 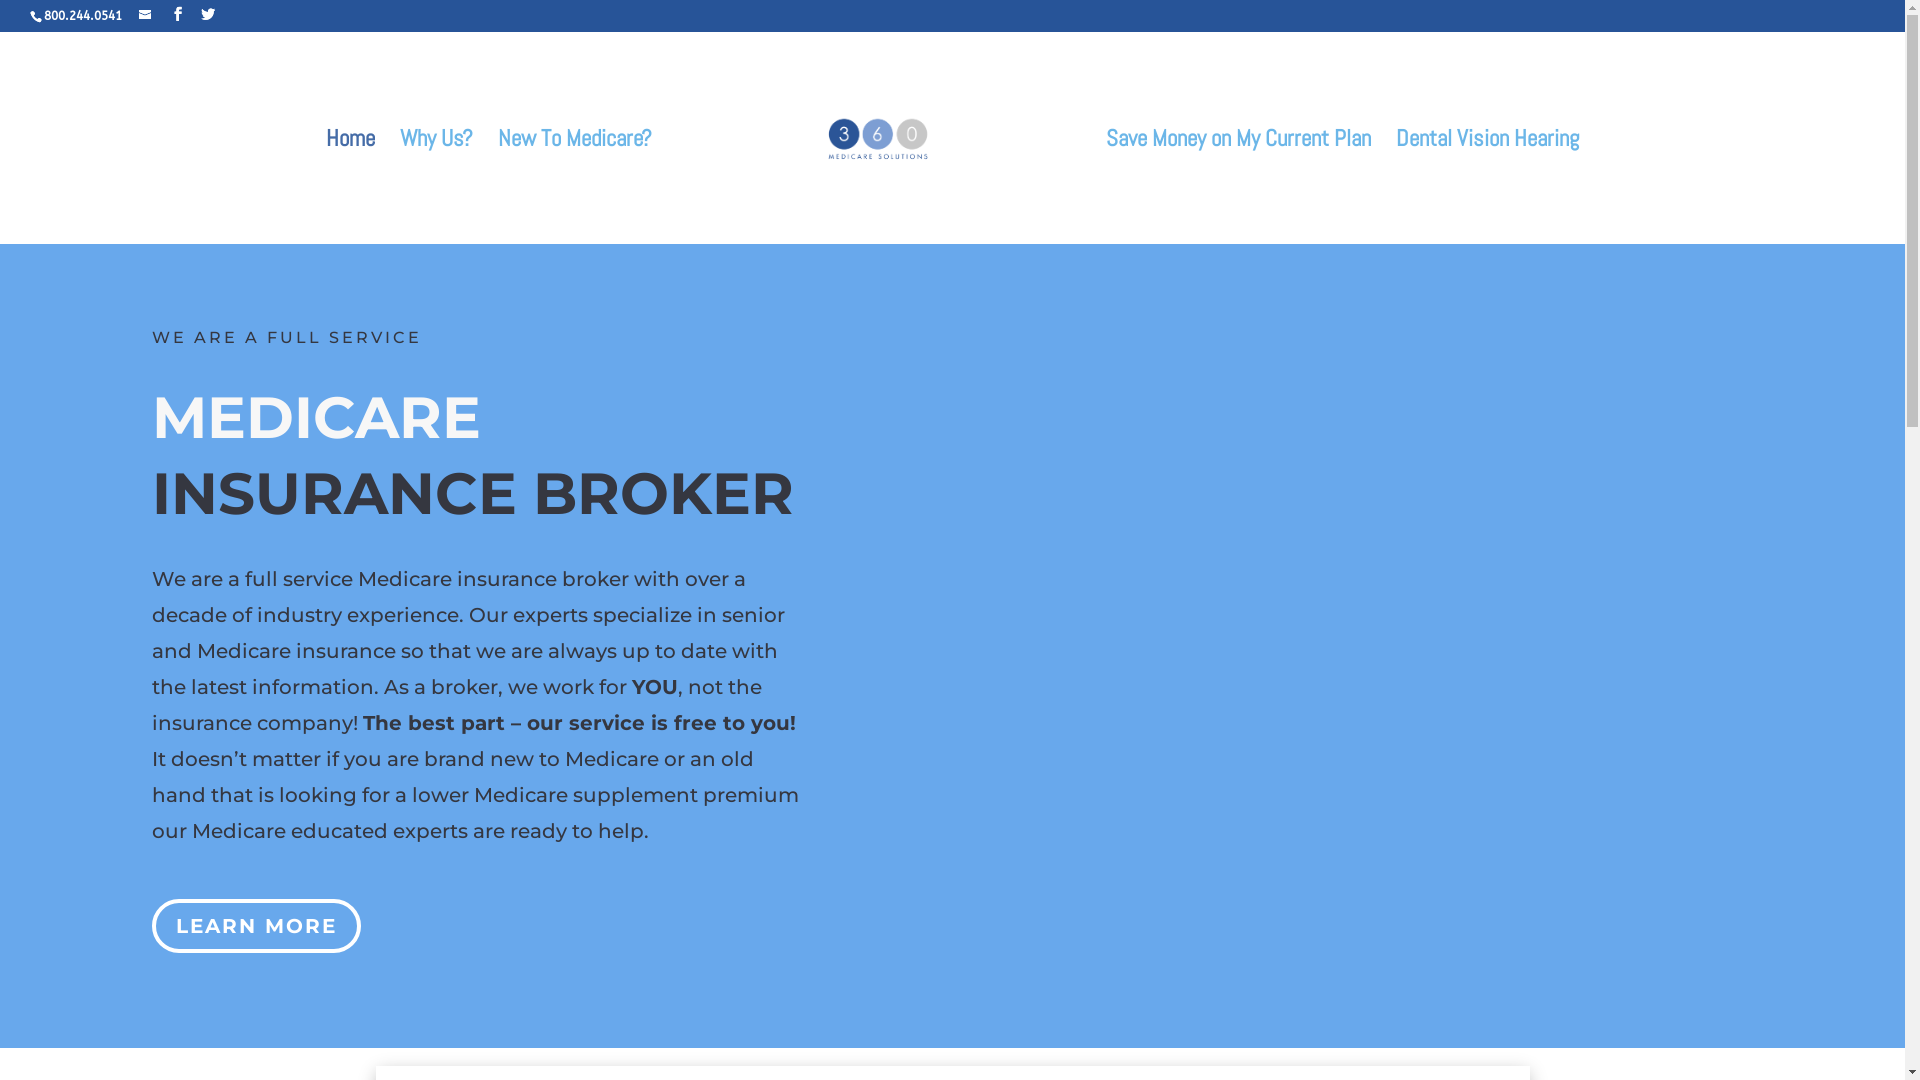 What do you see at coordinates (435, 187) in the screenshot?
I see `'Why Us?'` at bounding box center [435, 187].